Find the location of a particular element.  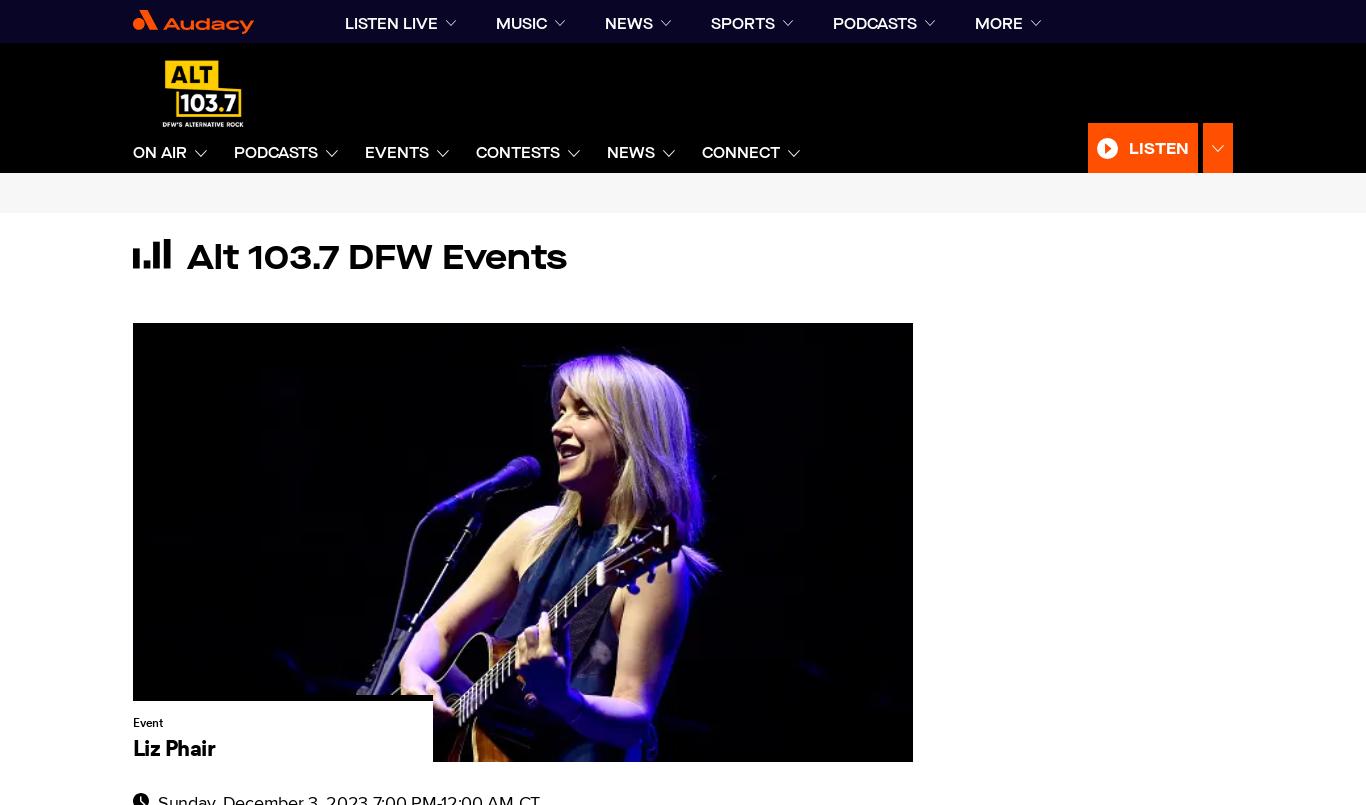

'Listen Live' is located at coordinates (390, 23).